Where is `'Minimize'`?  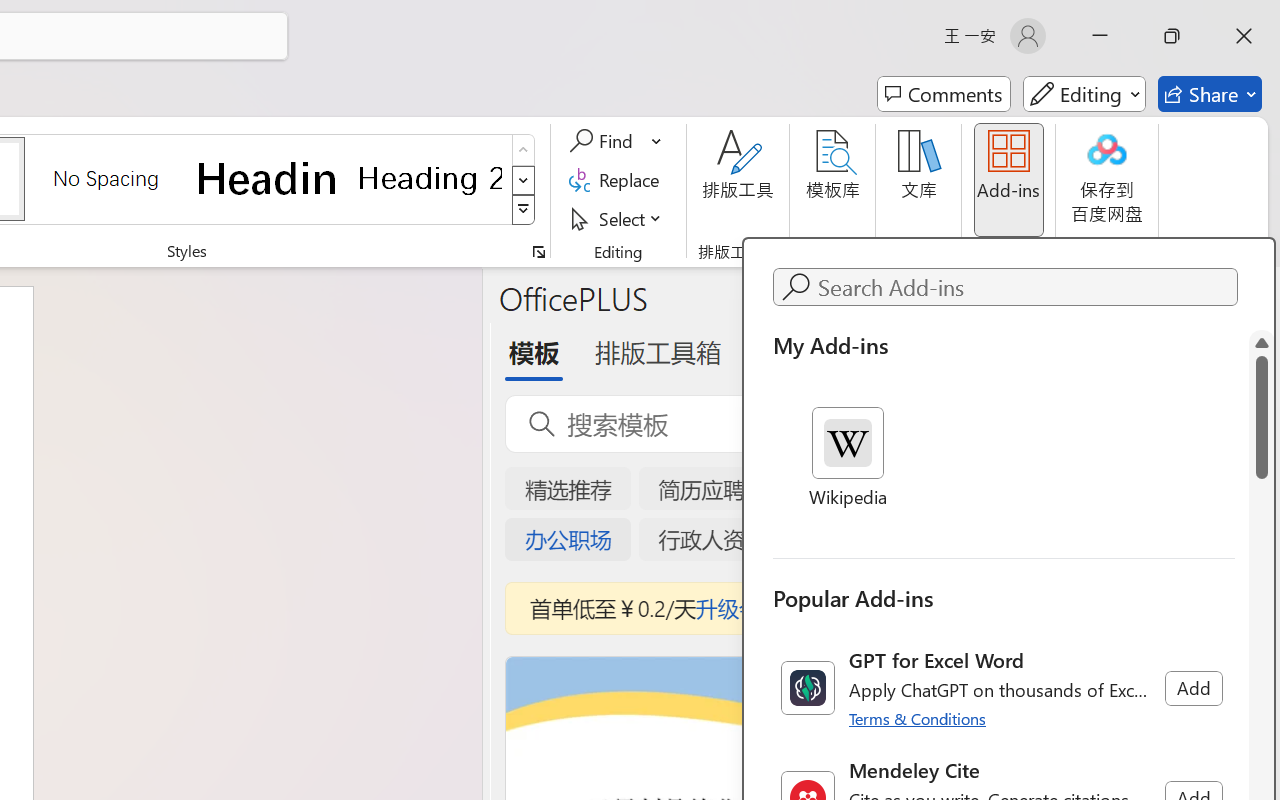 'Minimize' is located at coordinates (1099, 35).